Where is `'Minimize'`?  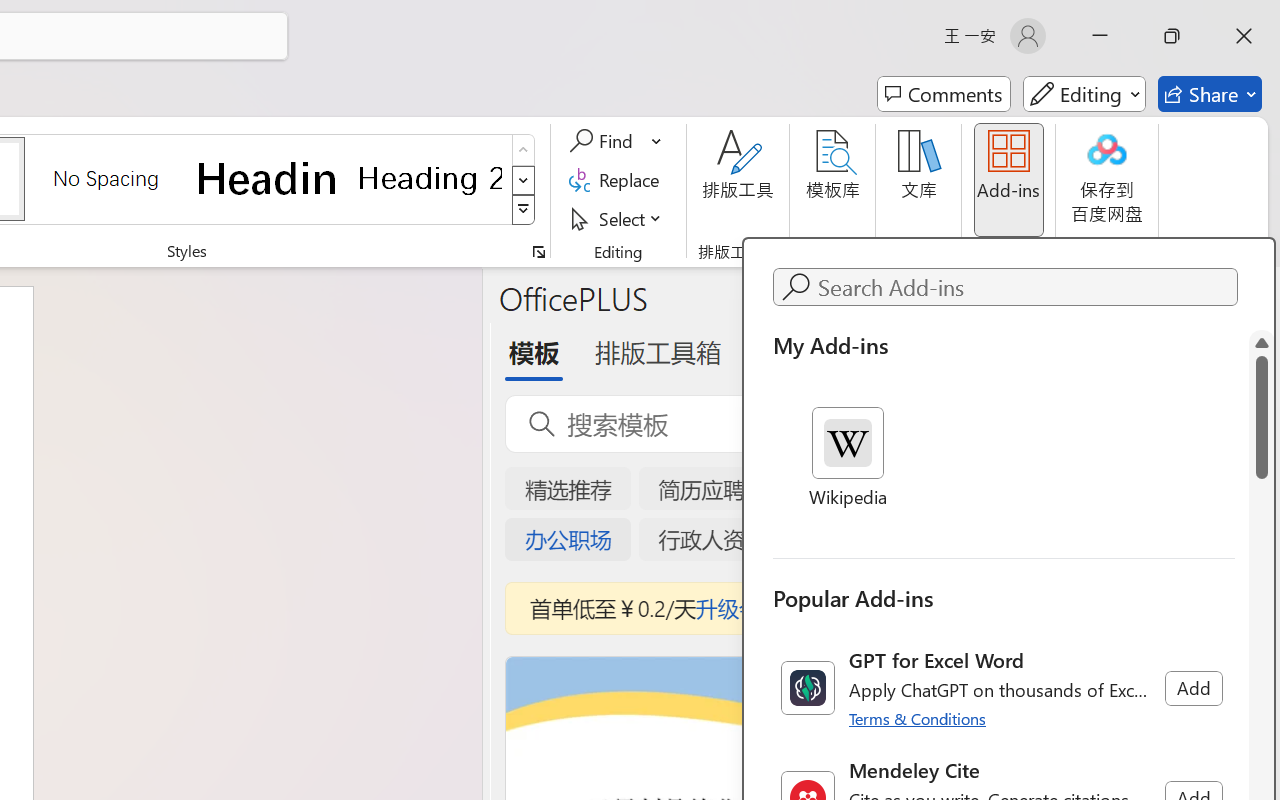 'Minimize' is located at coordinates (1099, 35).